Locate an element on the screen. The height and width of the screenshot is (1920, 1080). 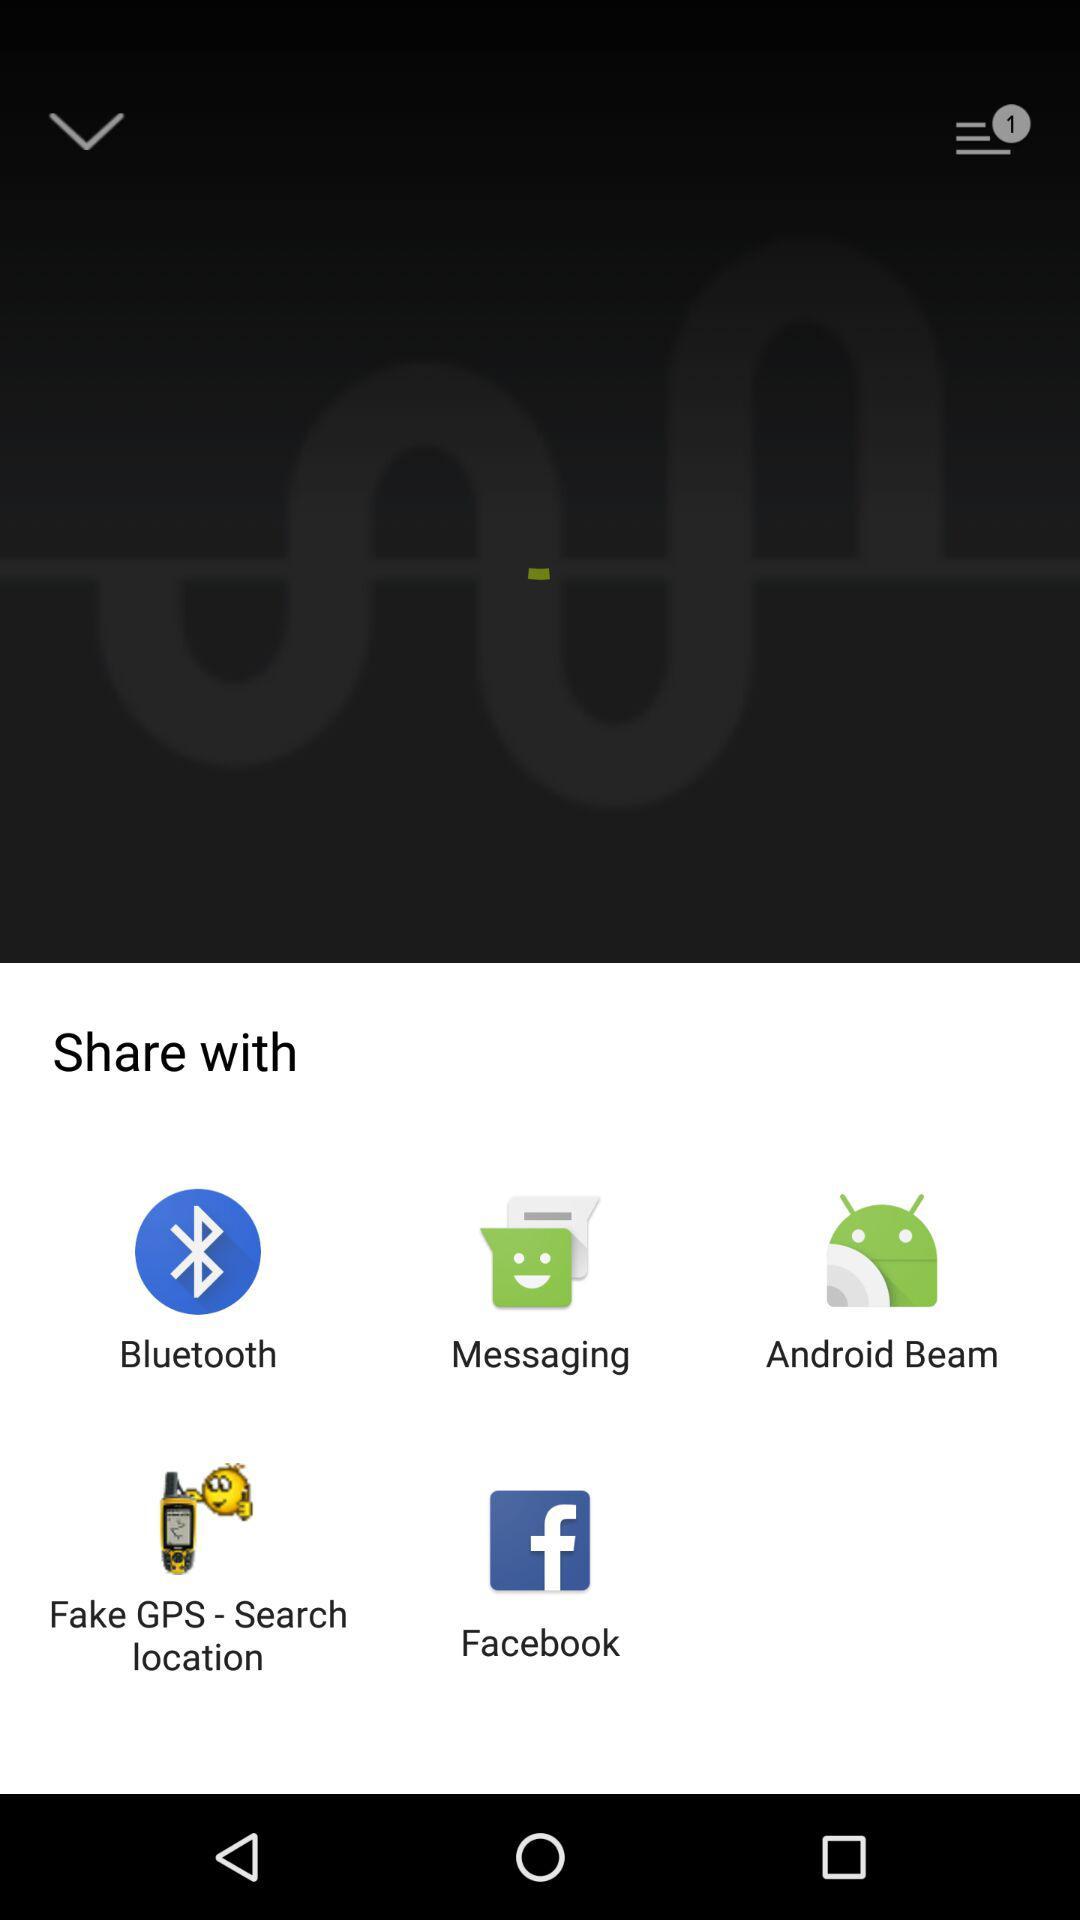
icon next to facebook is located at coordinates (198, 1571).